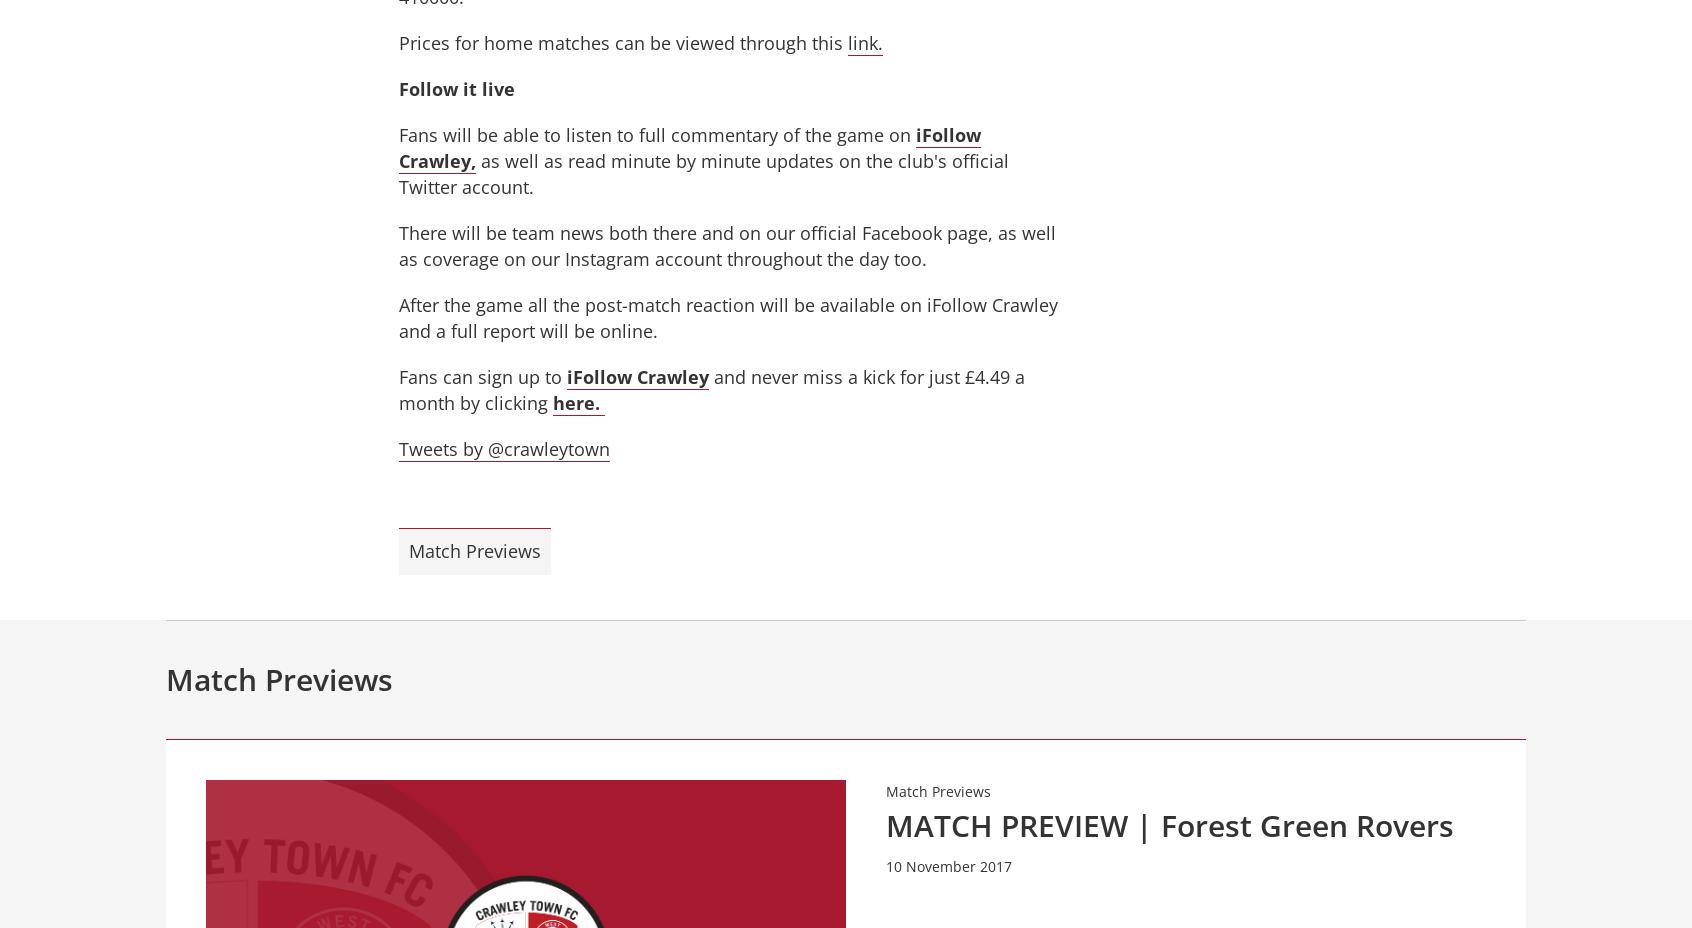  I want to click on 'Fans can sign up to', so click(482, 376).